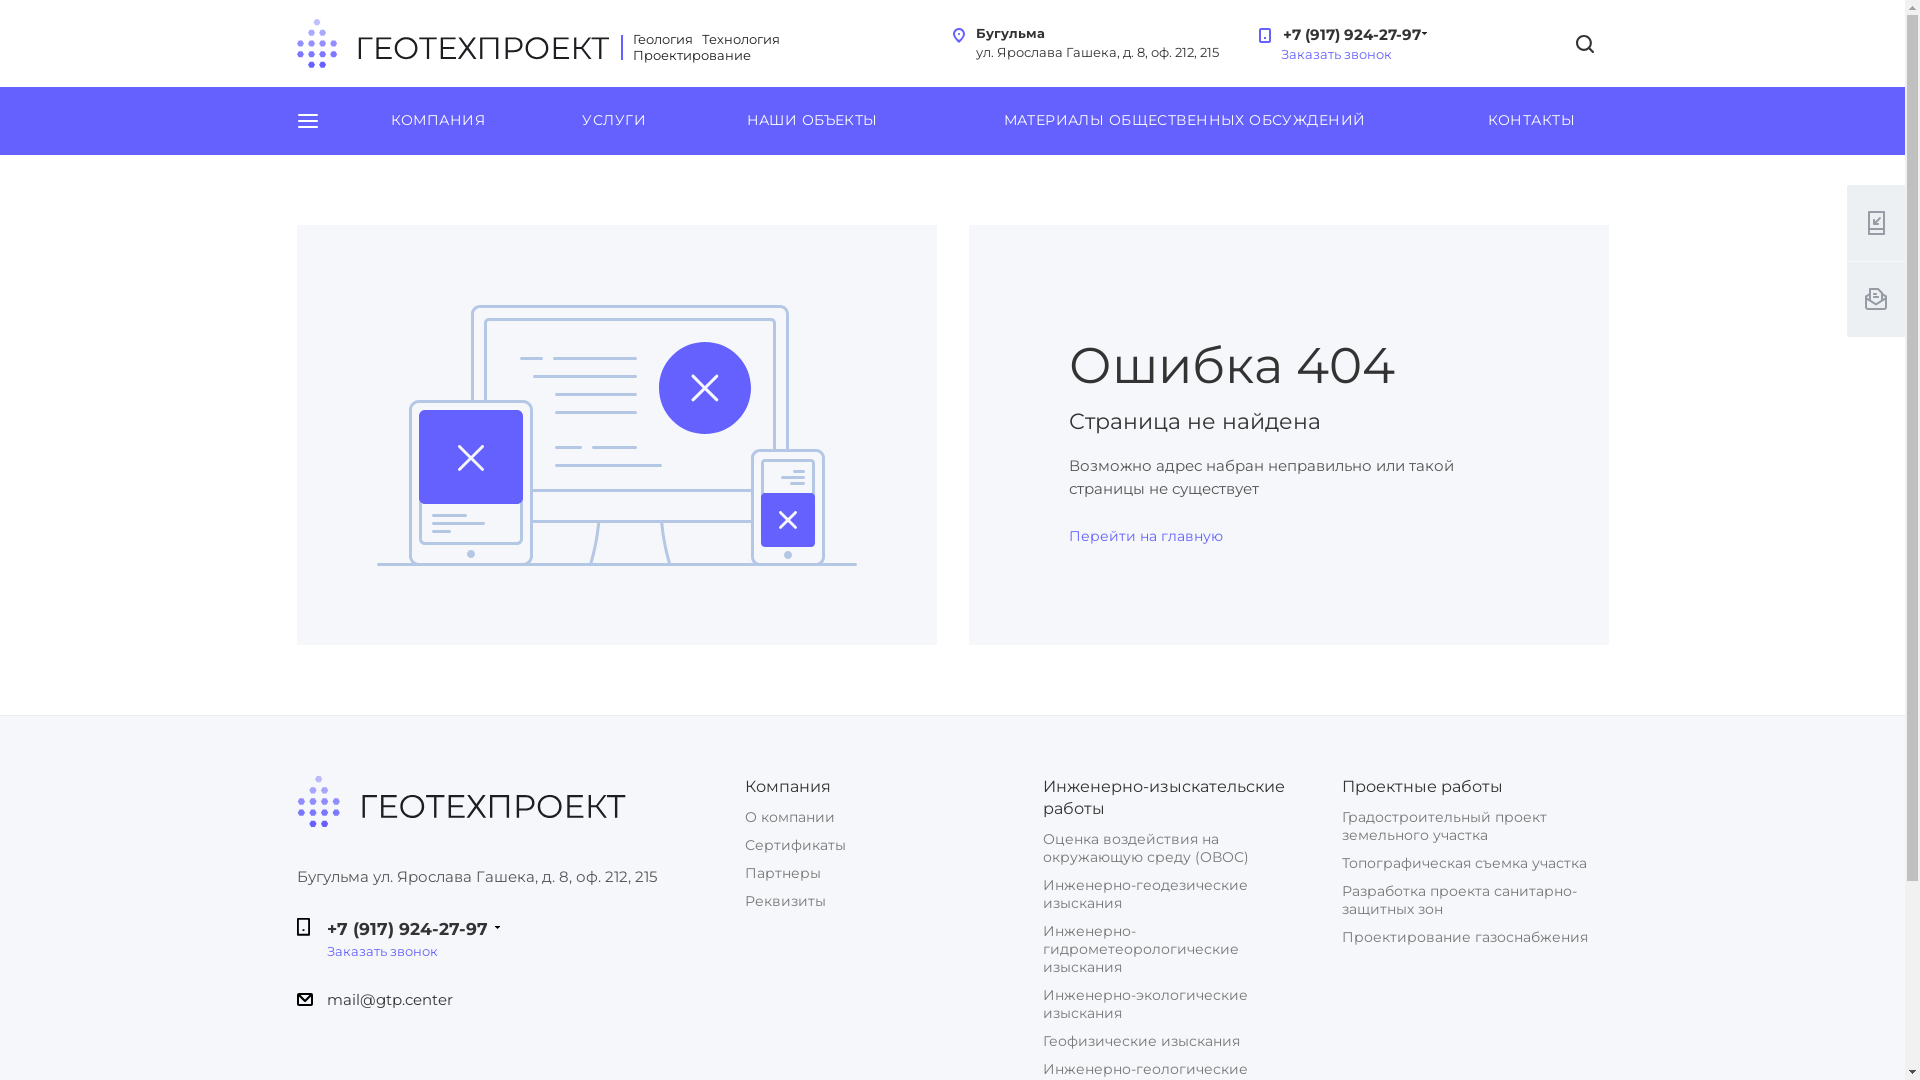  I want to click on '+7 (917) 924-27-97', so click(405, 929).